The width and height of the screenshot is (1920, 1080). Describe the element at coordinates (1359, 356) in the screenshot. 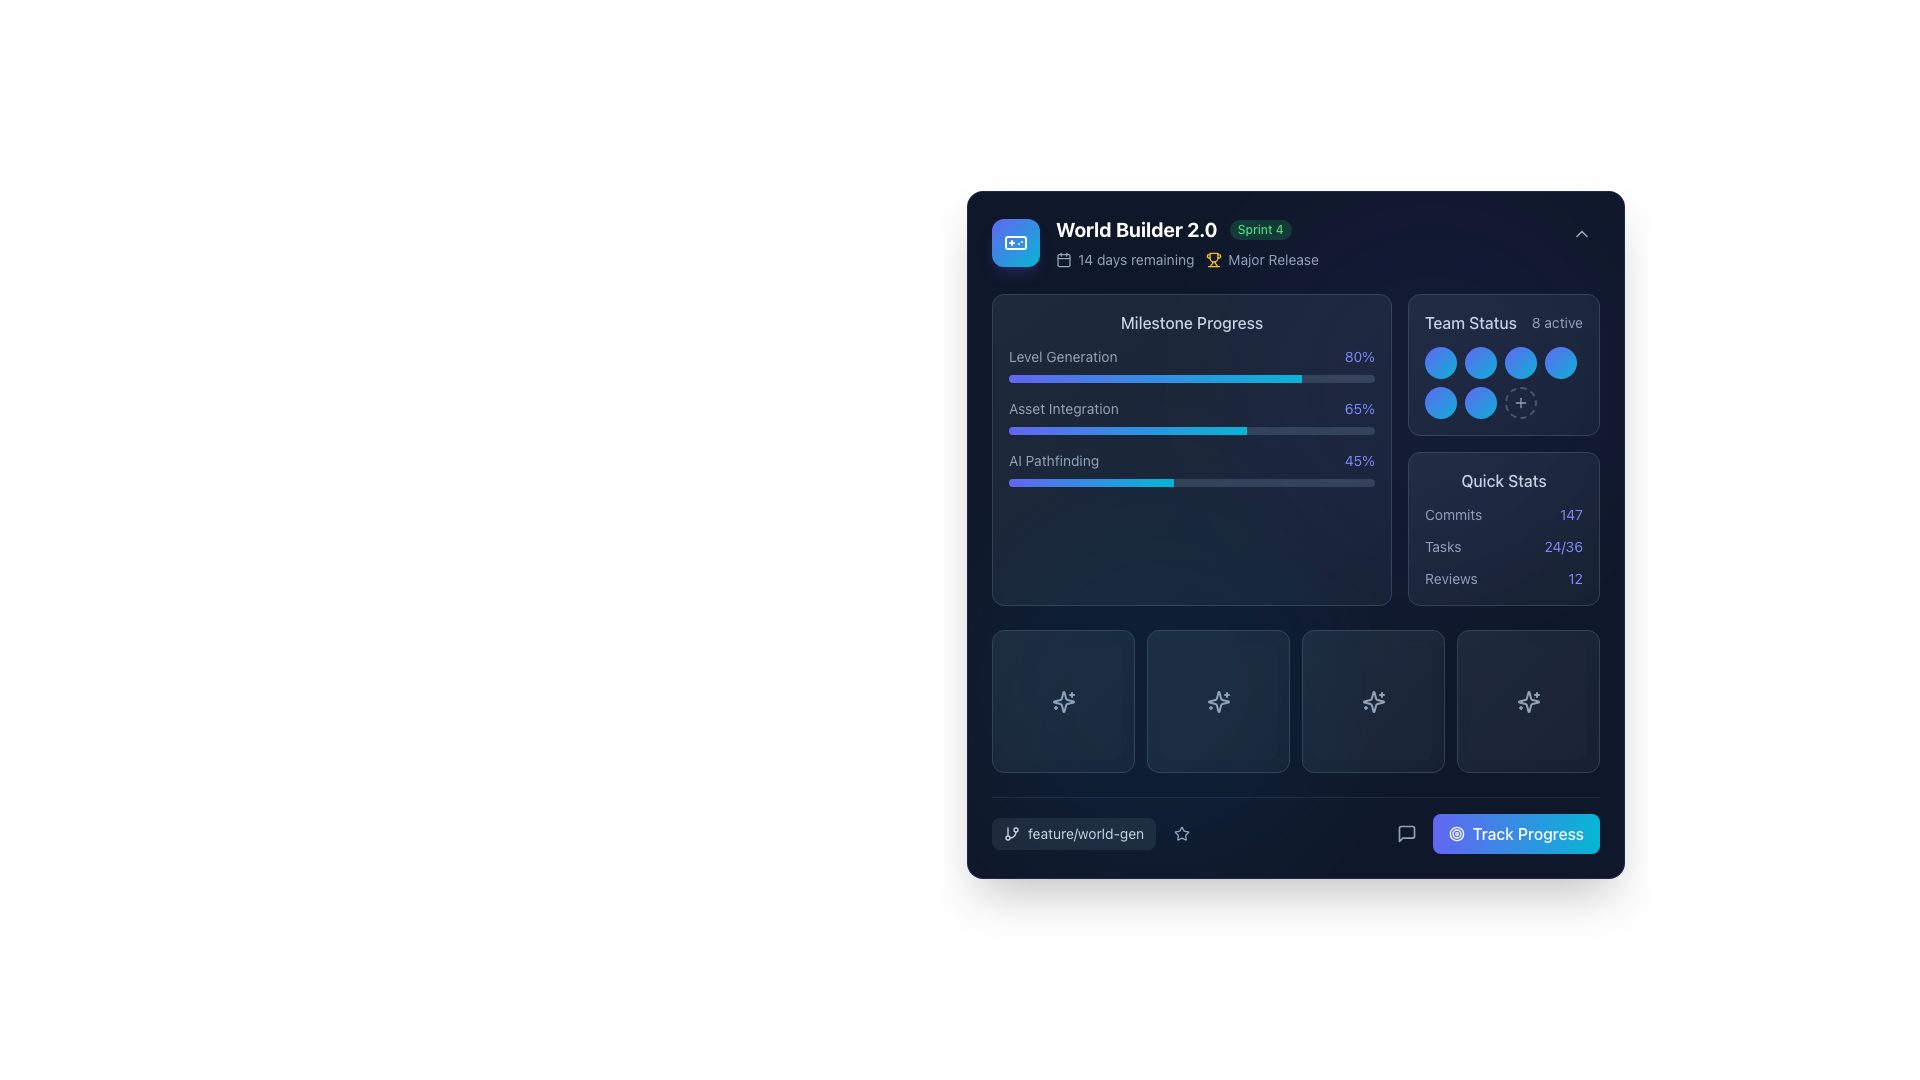

I see `the Text label indicating the progress percentage for 'Level Generation' within the 'Milestone Progress' section` at that location.